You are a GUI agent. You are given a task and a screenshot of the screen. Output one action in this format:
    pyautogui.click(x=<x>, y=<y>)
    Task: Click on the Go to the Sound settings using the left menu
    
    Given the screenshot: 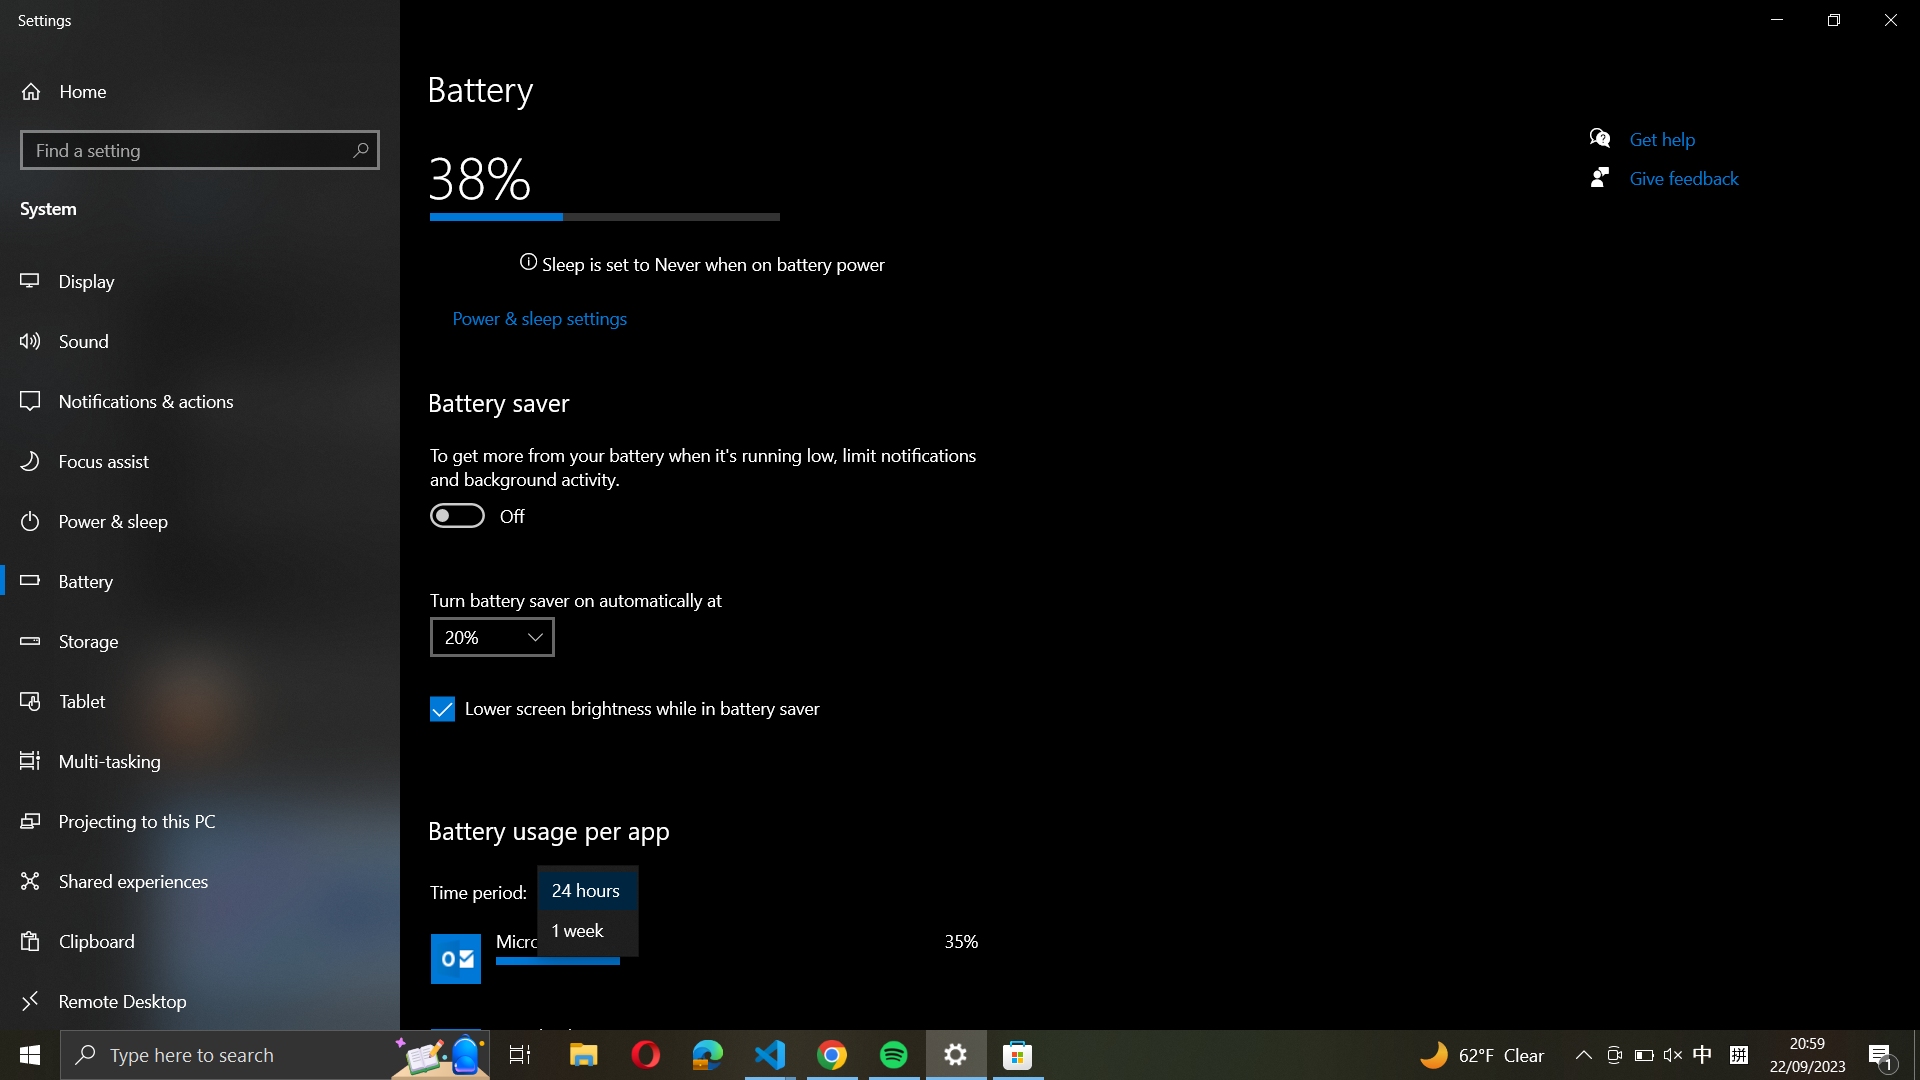 What is the action you would take?
    pyautogui.click(x=201, y=339)
    